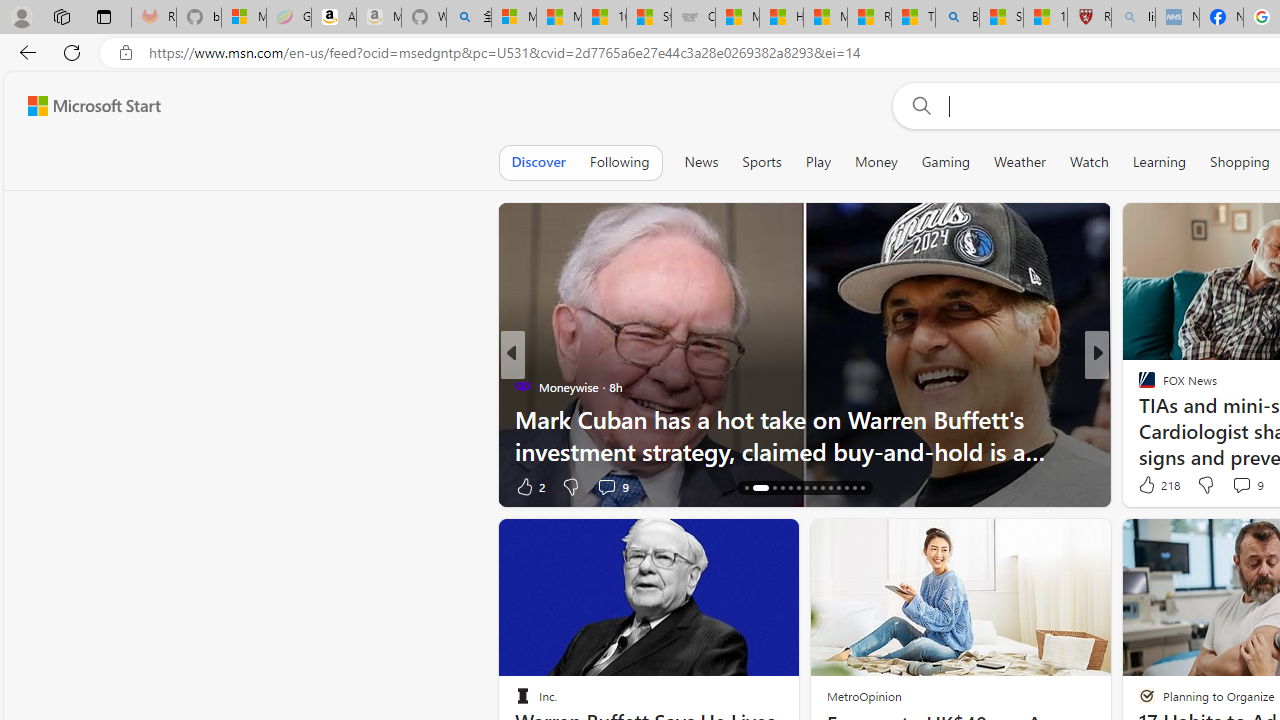  What do you see at coordinates (1243, 486) in the screenshot?
I see `'View comments 23 Comment'` at bounding box center [1243, 486].